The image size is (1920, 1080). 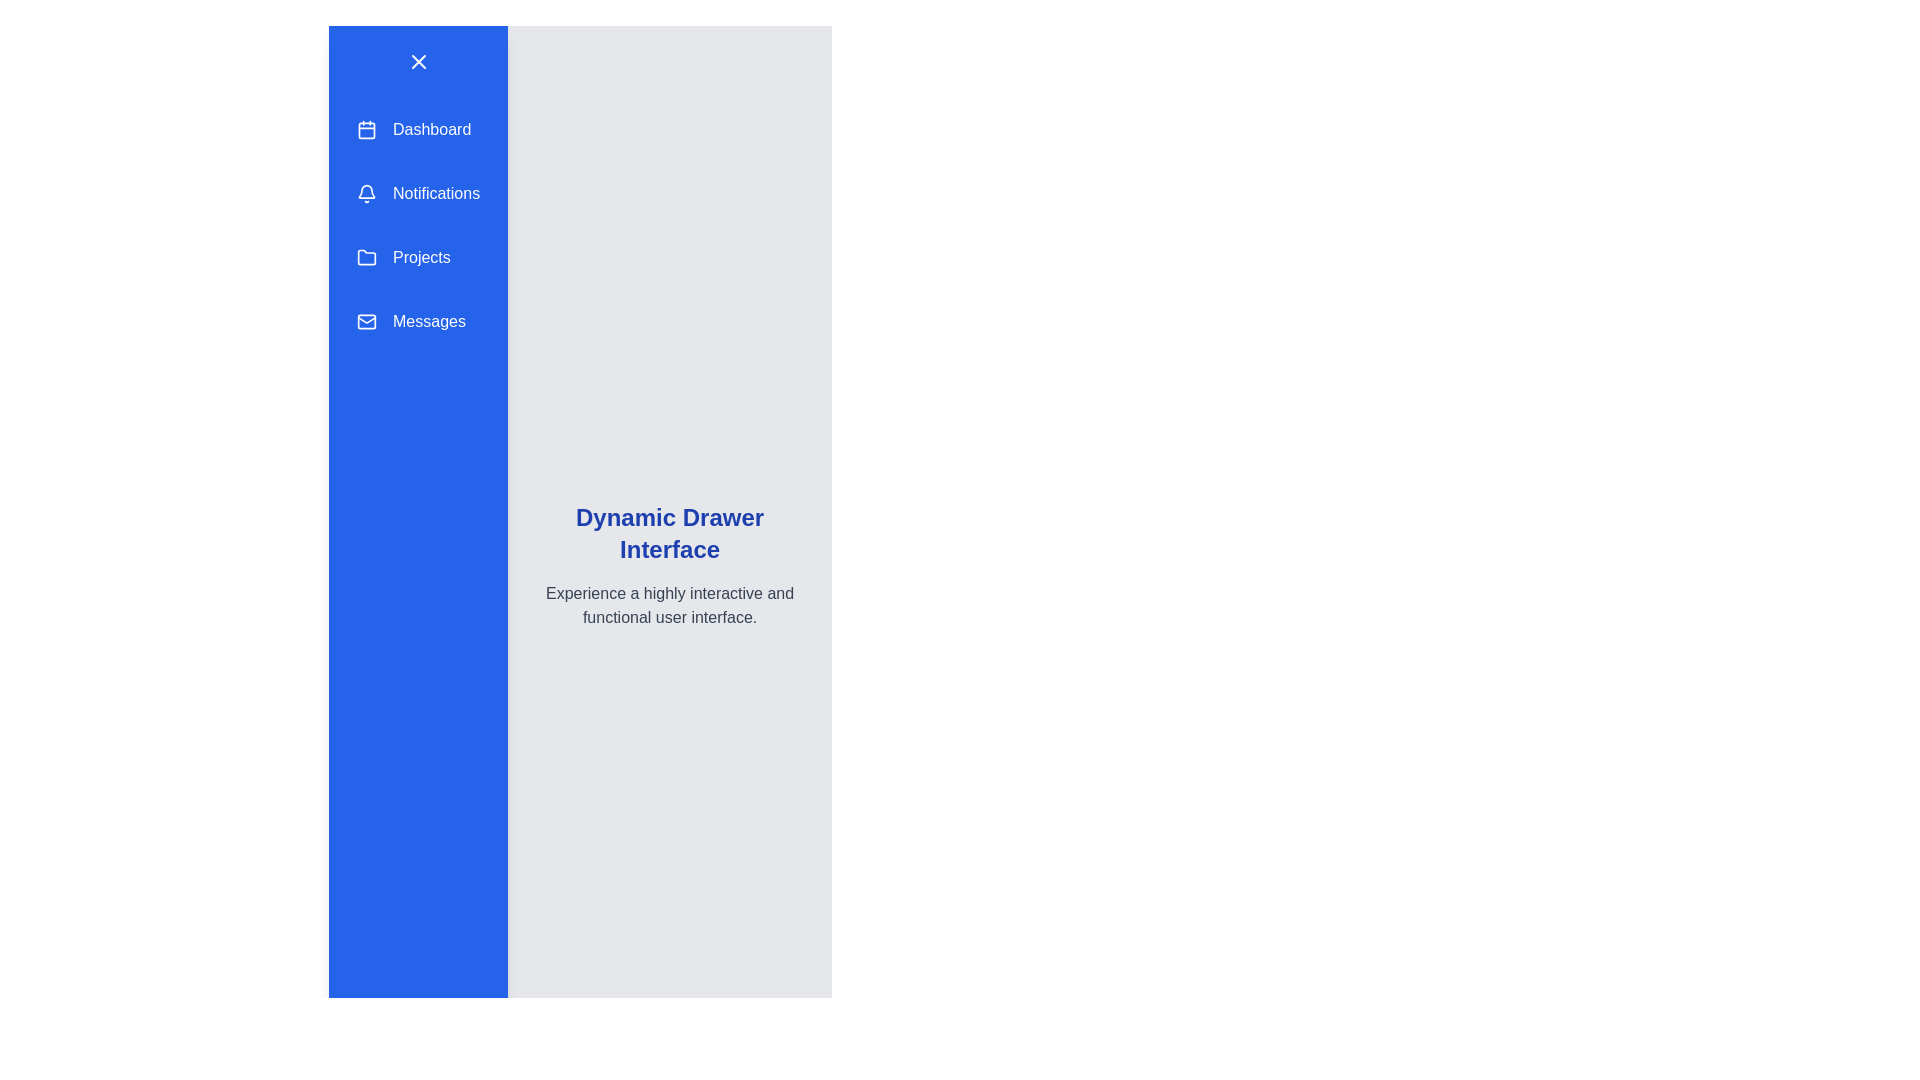 I want to click on the menu item Notifications to navigate to the respective section, so click(x=417, y=193).